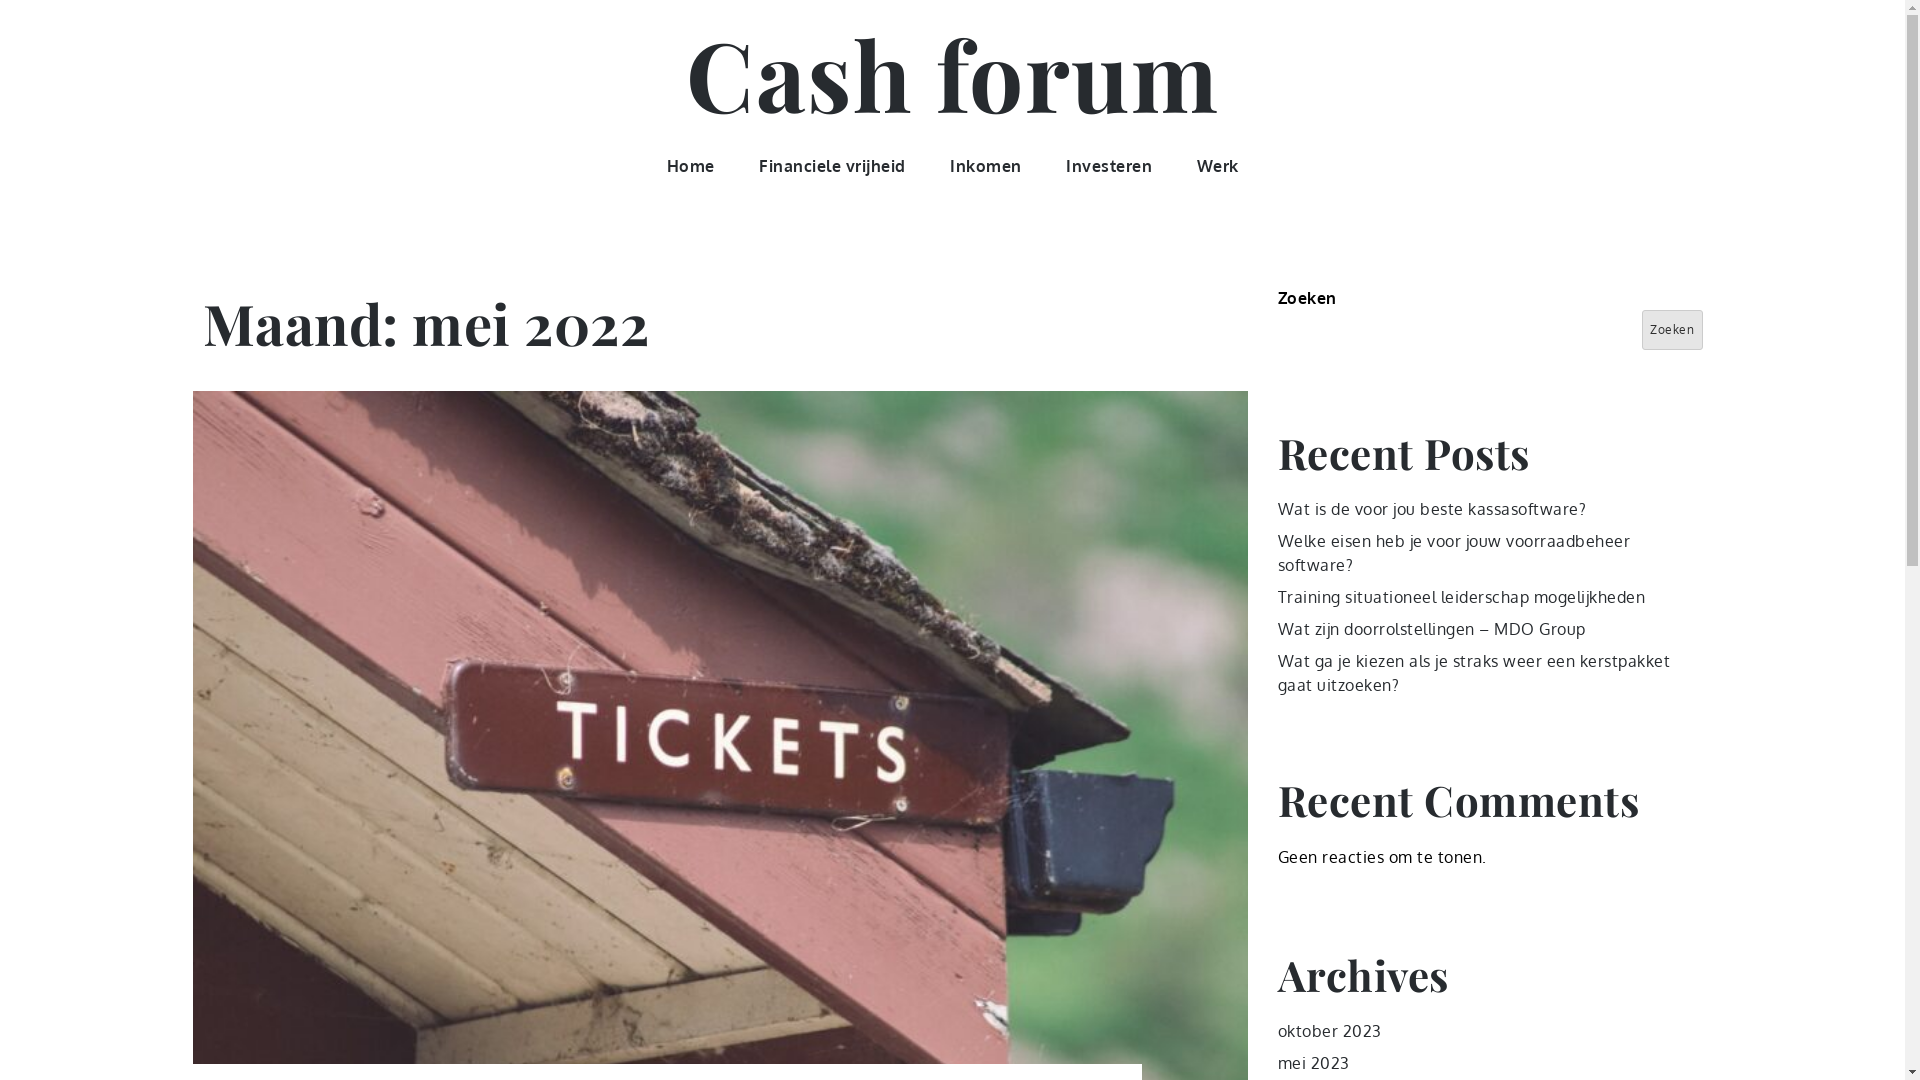  What do you see at coordinates (1216, 164) in the screenshot?
I see `'Werk'` at bounding box center [1216, 164].